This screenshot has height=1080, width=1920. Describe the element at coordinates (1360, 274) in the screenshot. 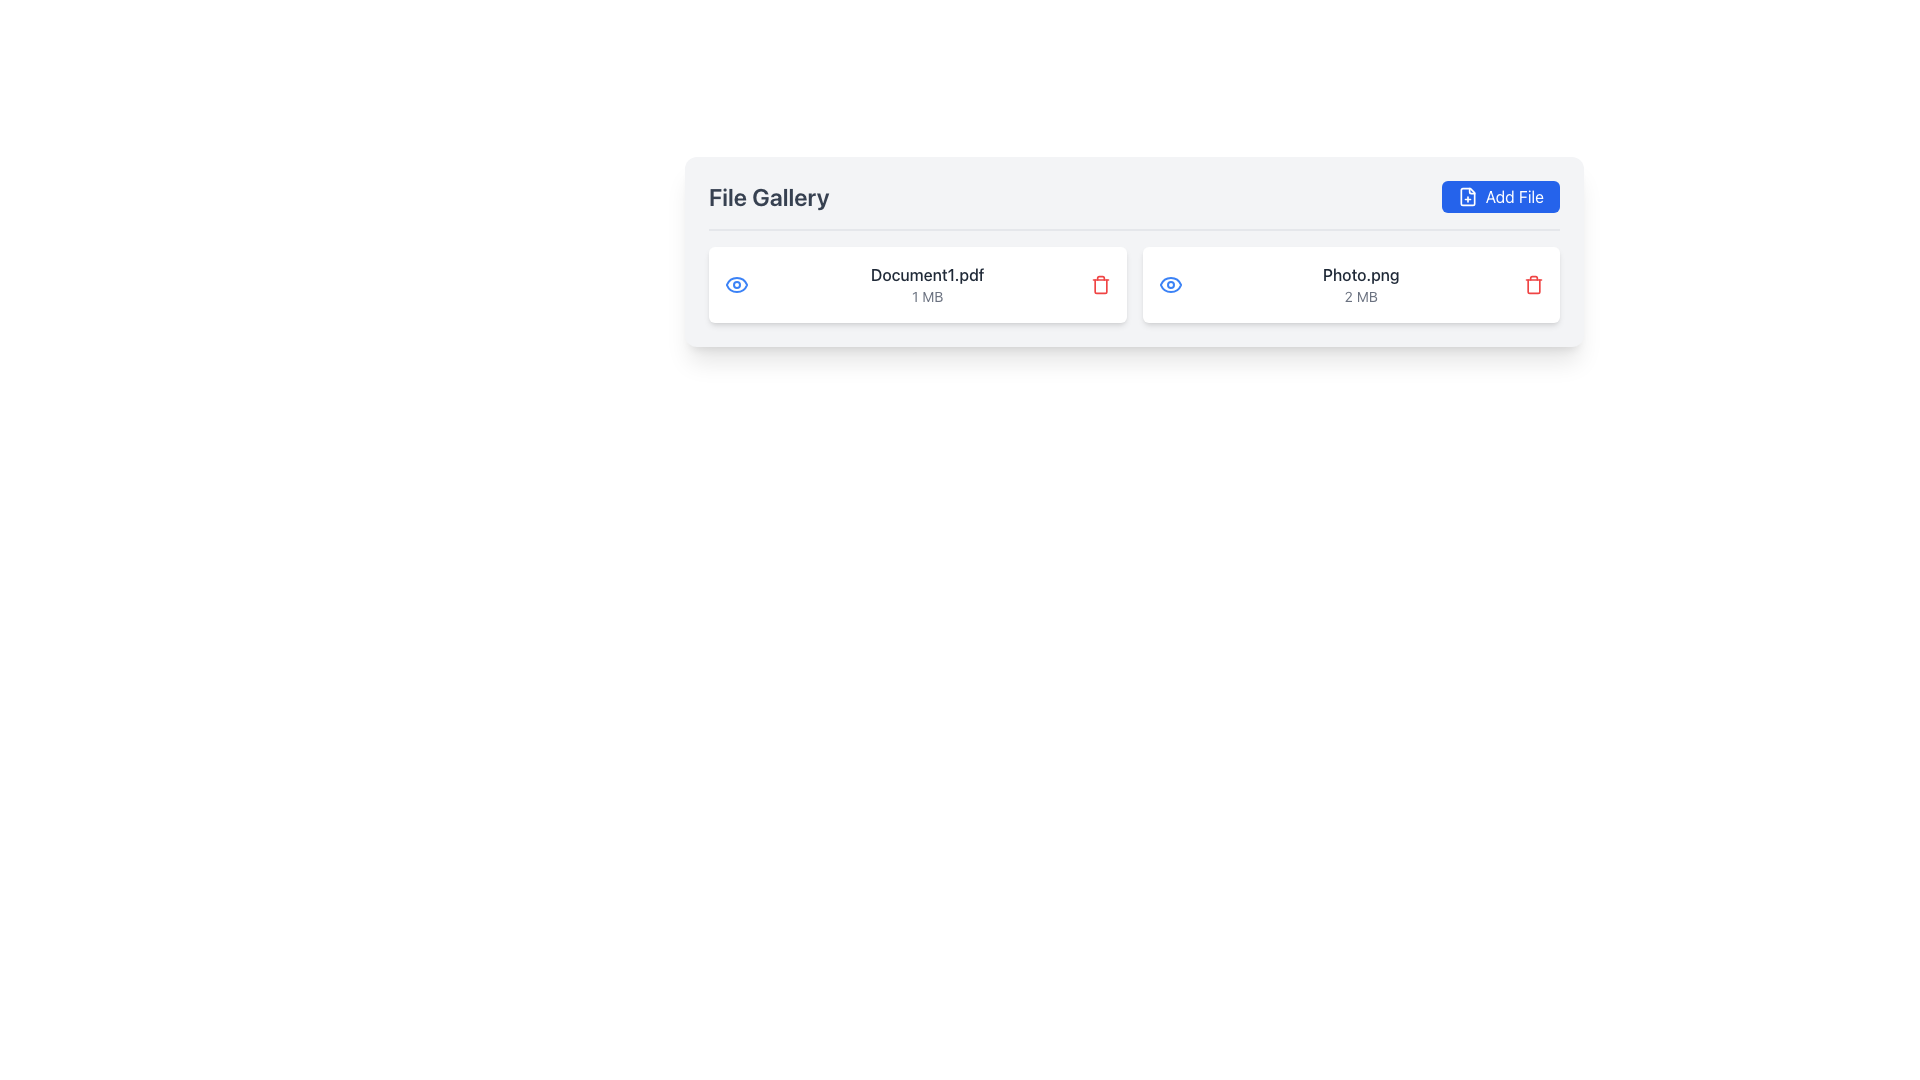

I see `the static text displaying the file name 'Photo.png' located in the 'File Gallery' section` at that location.